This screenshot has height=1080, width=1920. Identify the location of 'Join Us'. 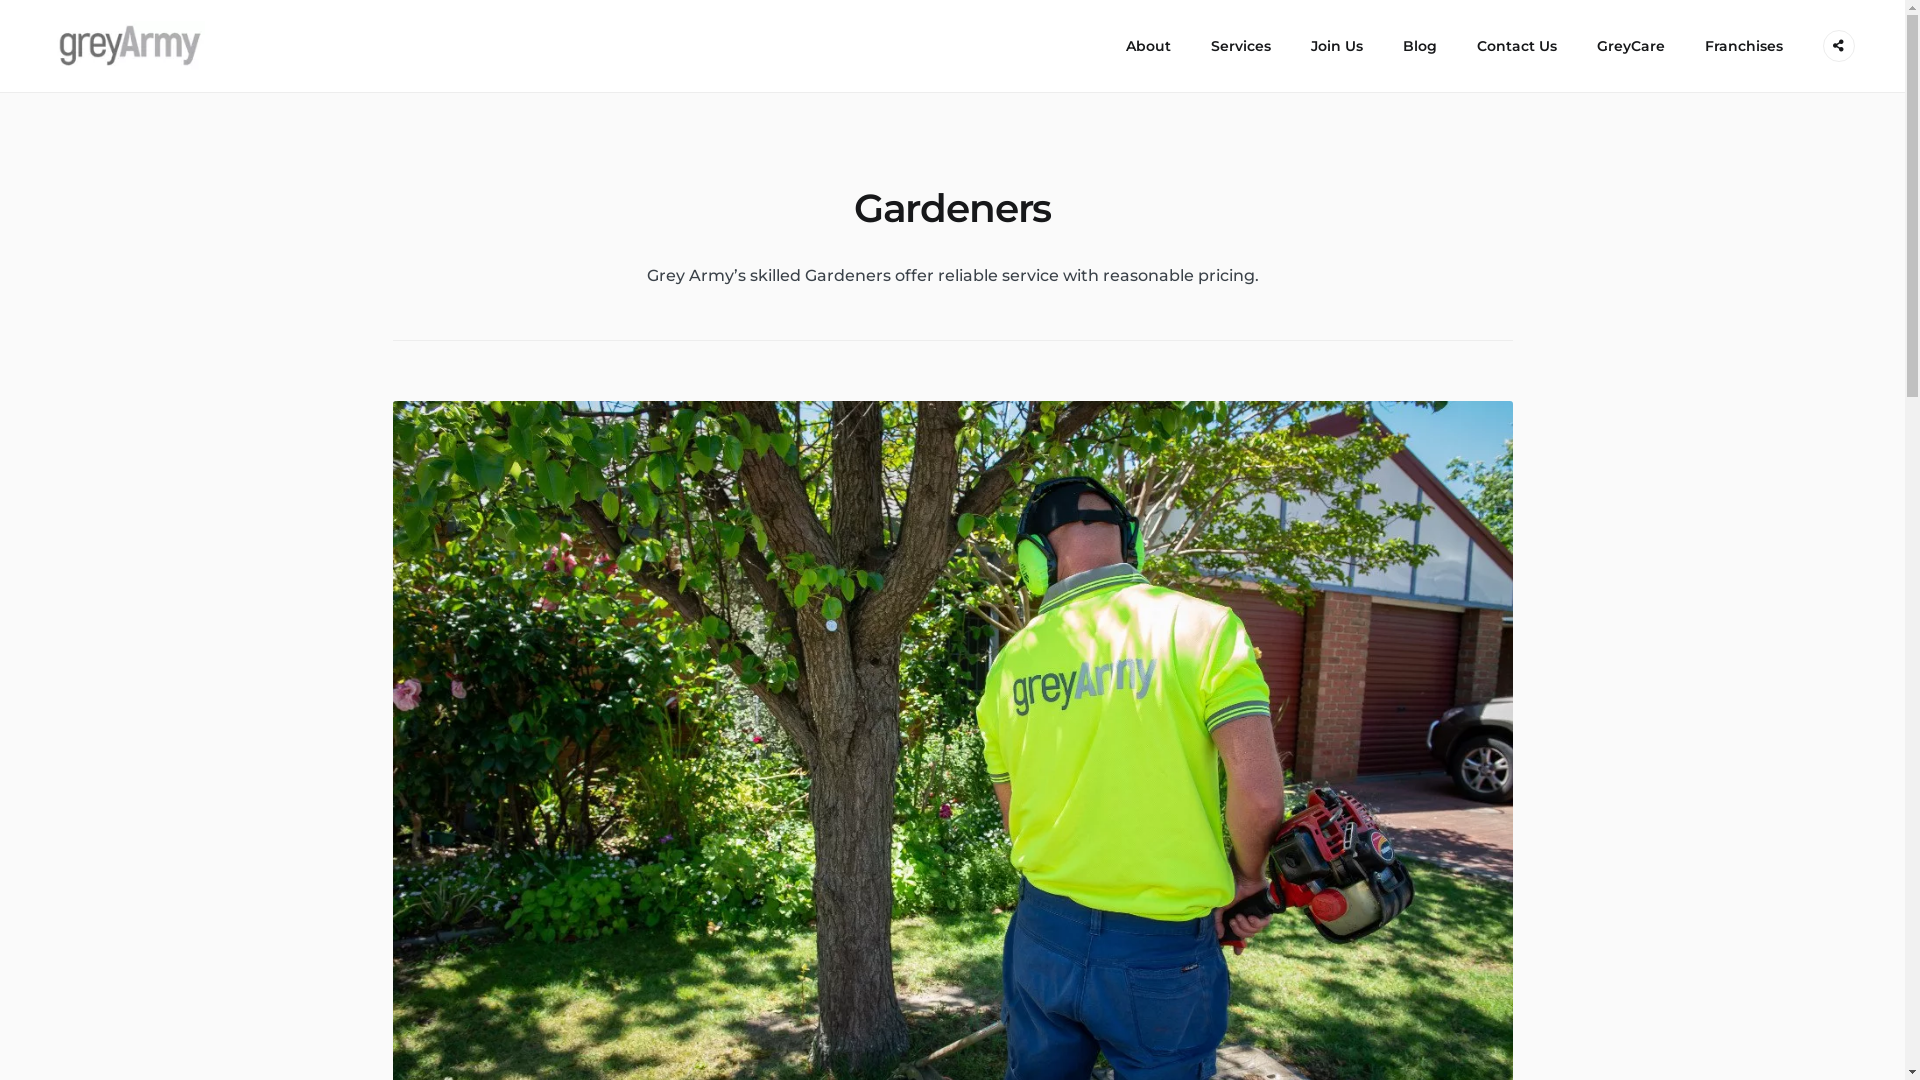
(1337, 45).